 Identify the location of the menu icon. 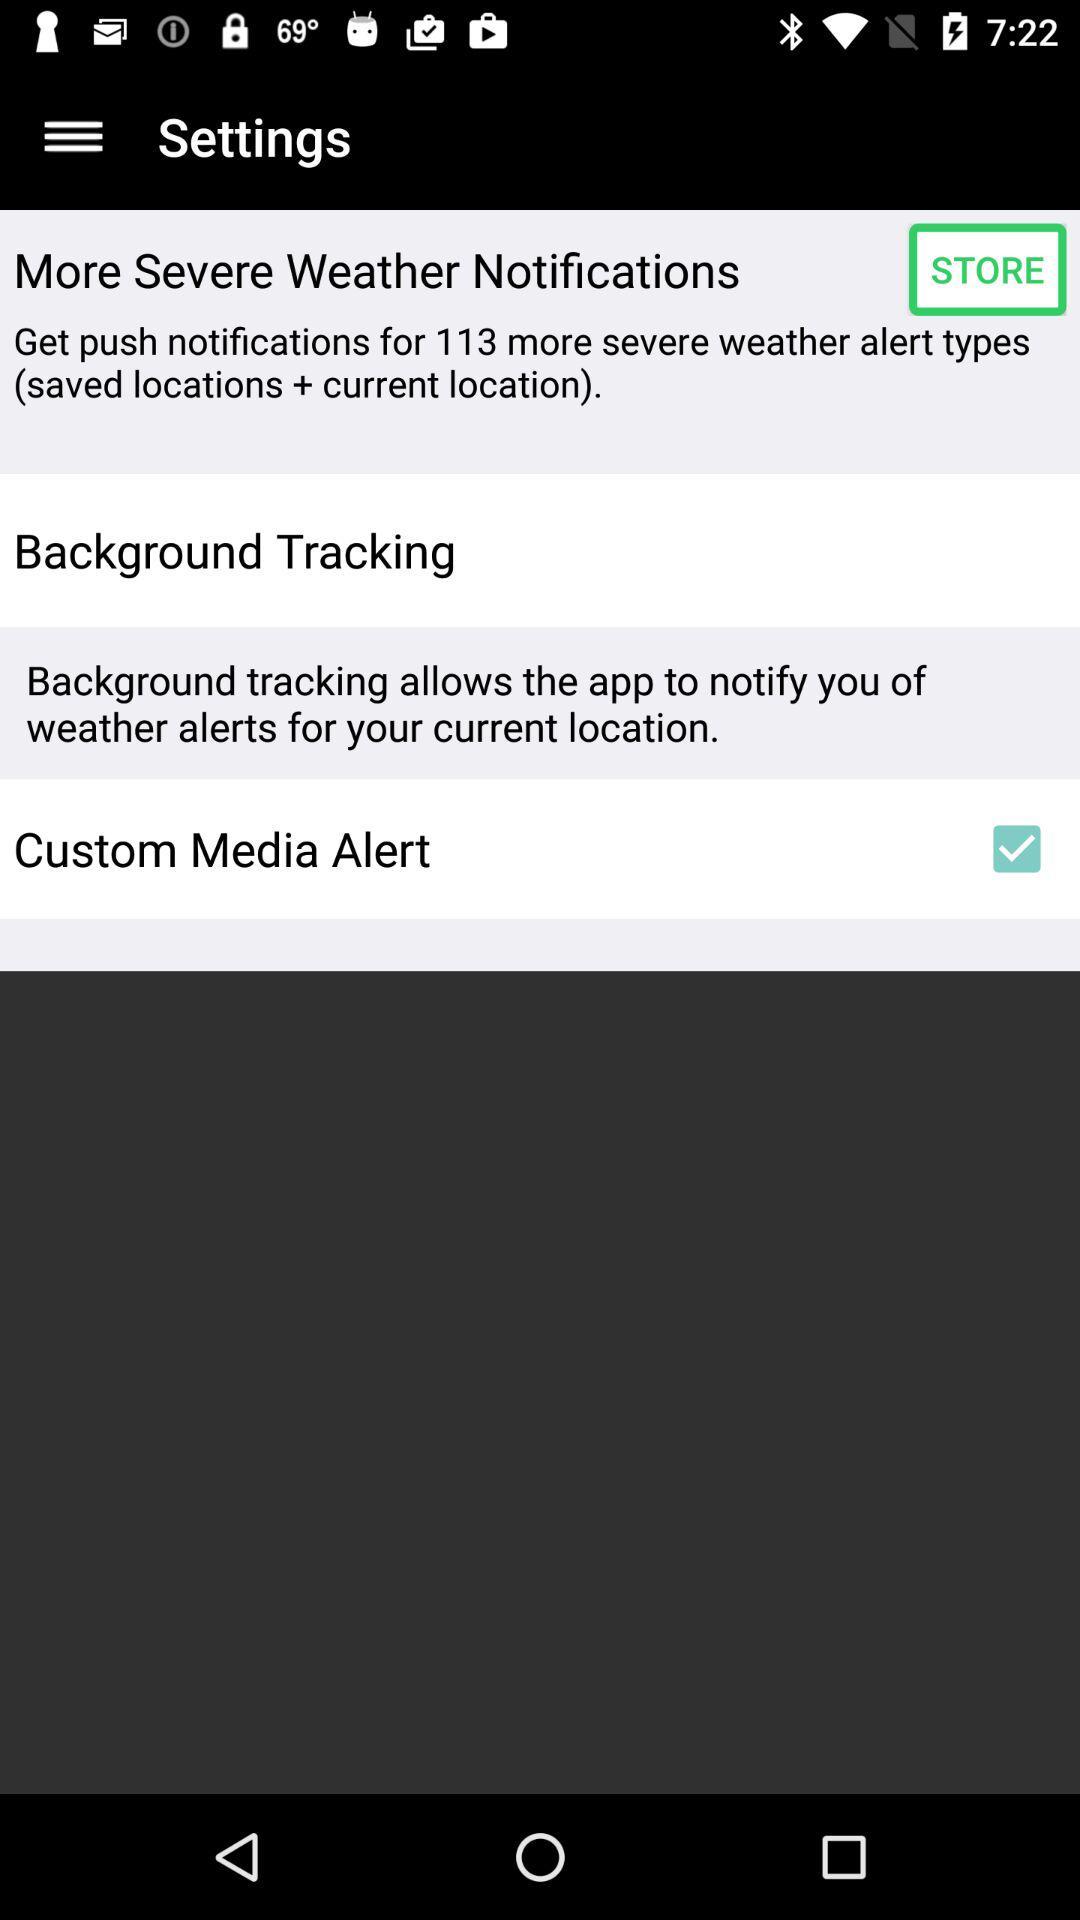
(72, 135).